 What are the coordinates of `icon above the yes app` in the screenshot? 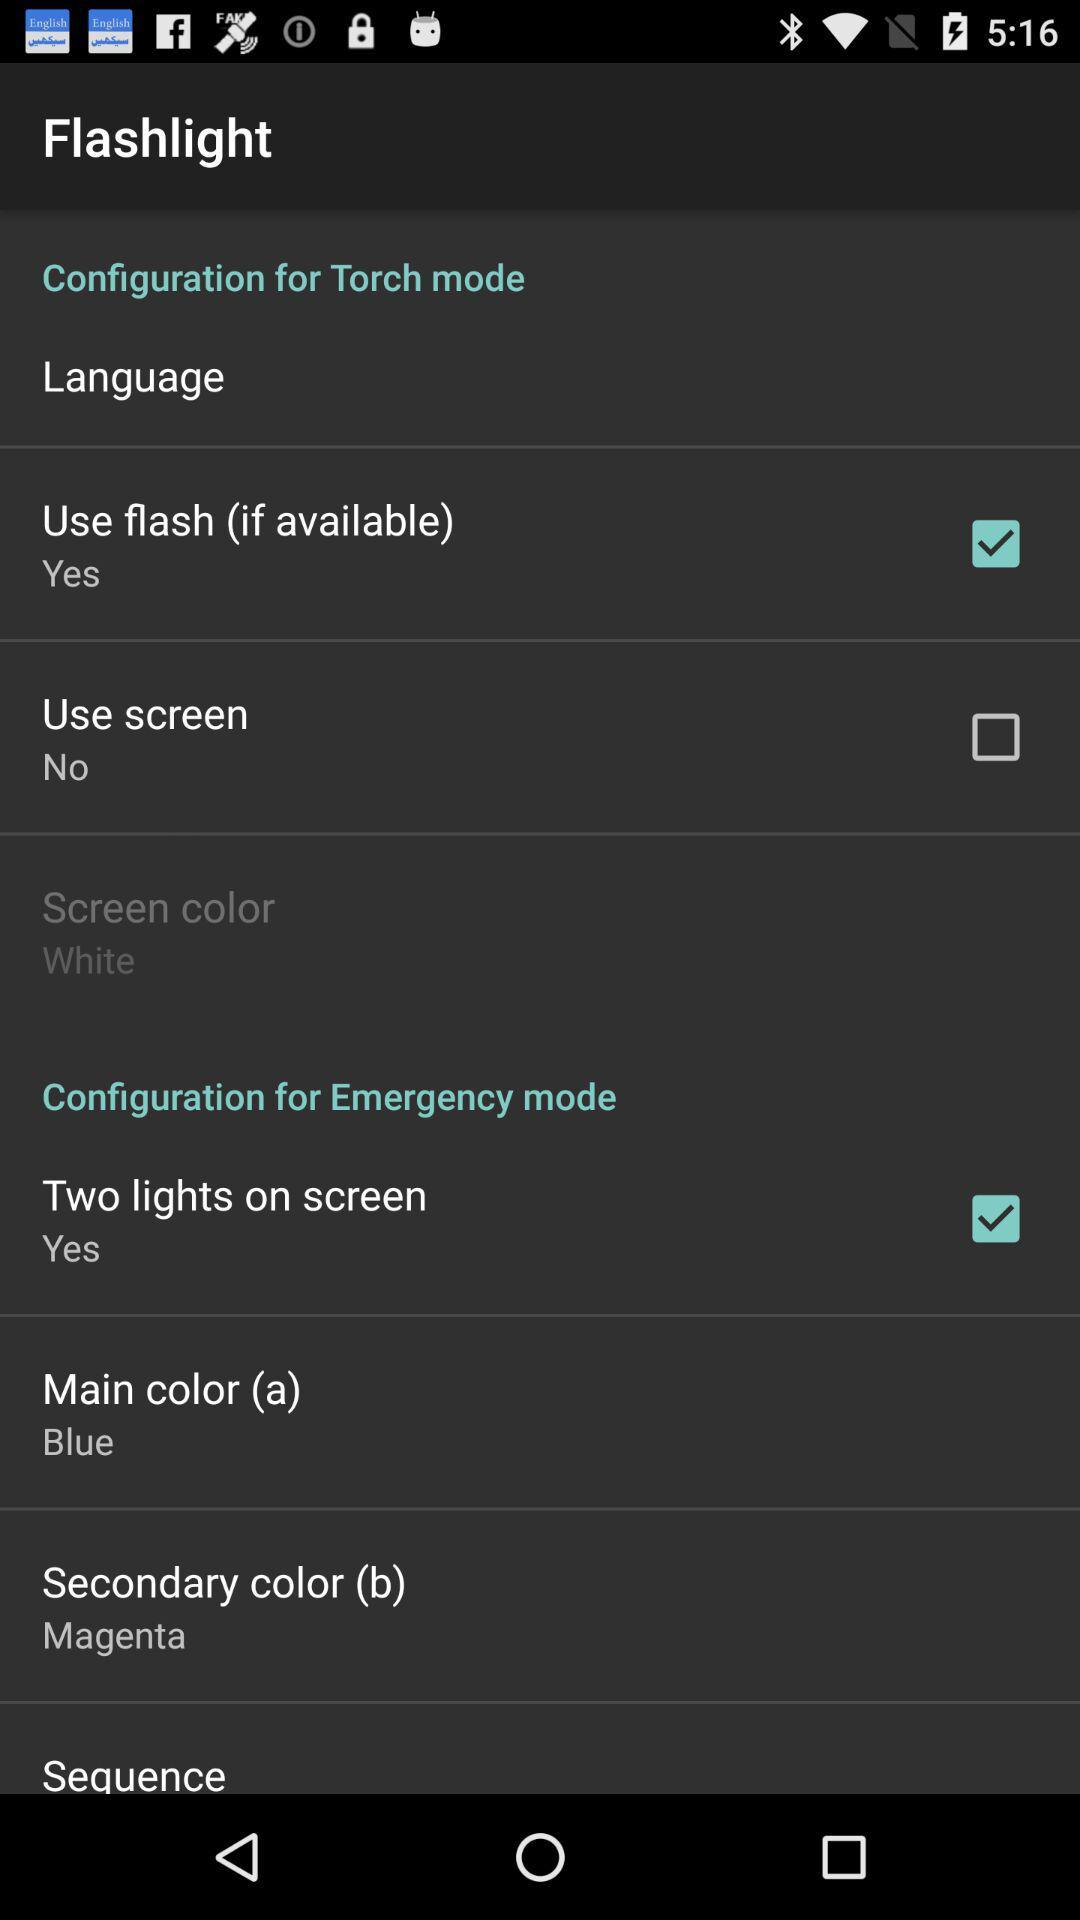 It's located at (233, 1194).